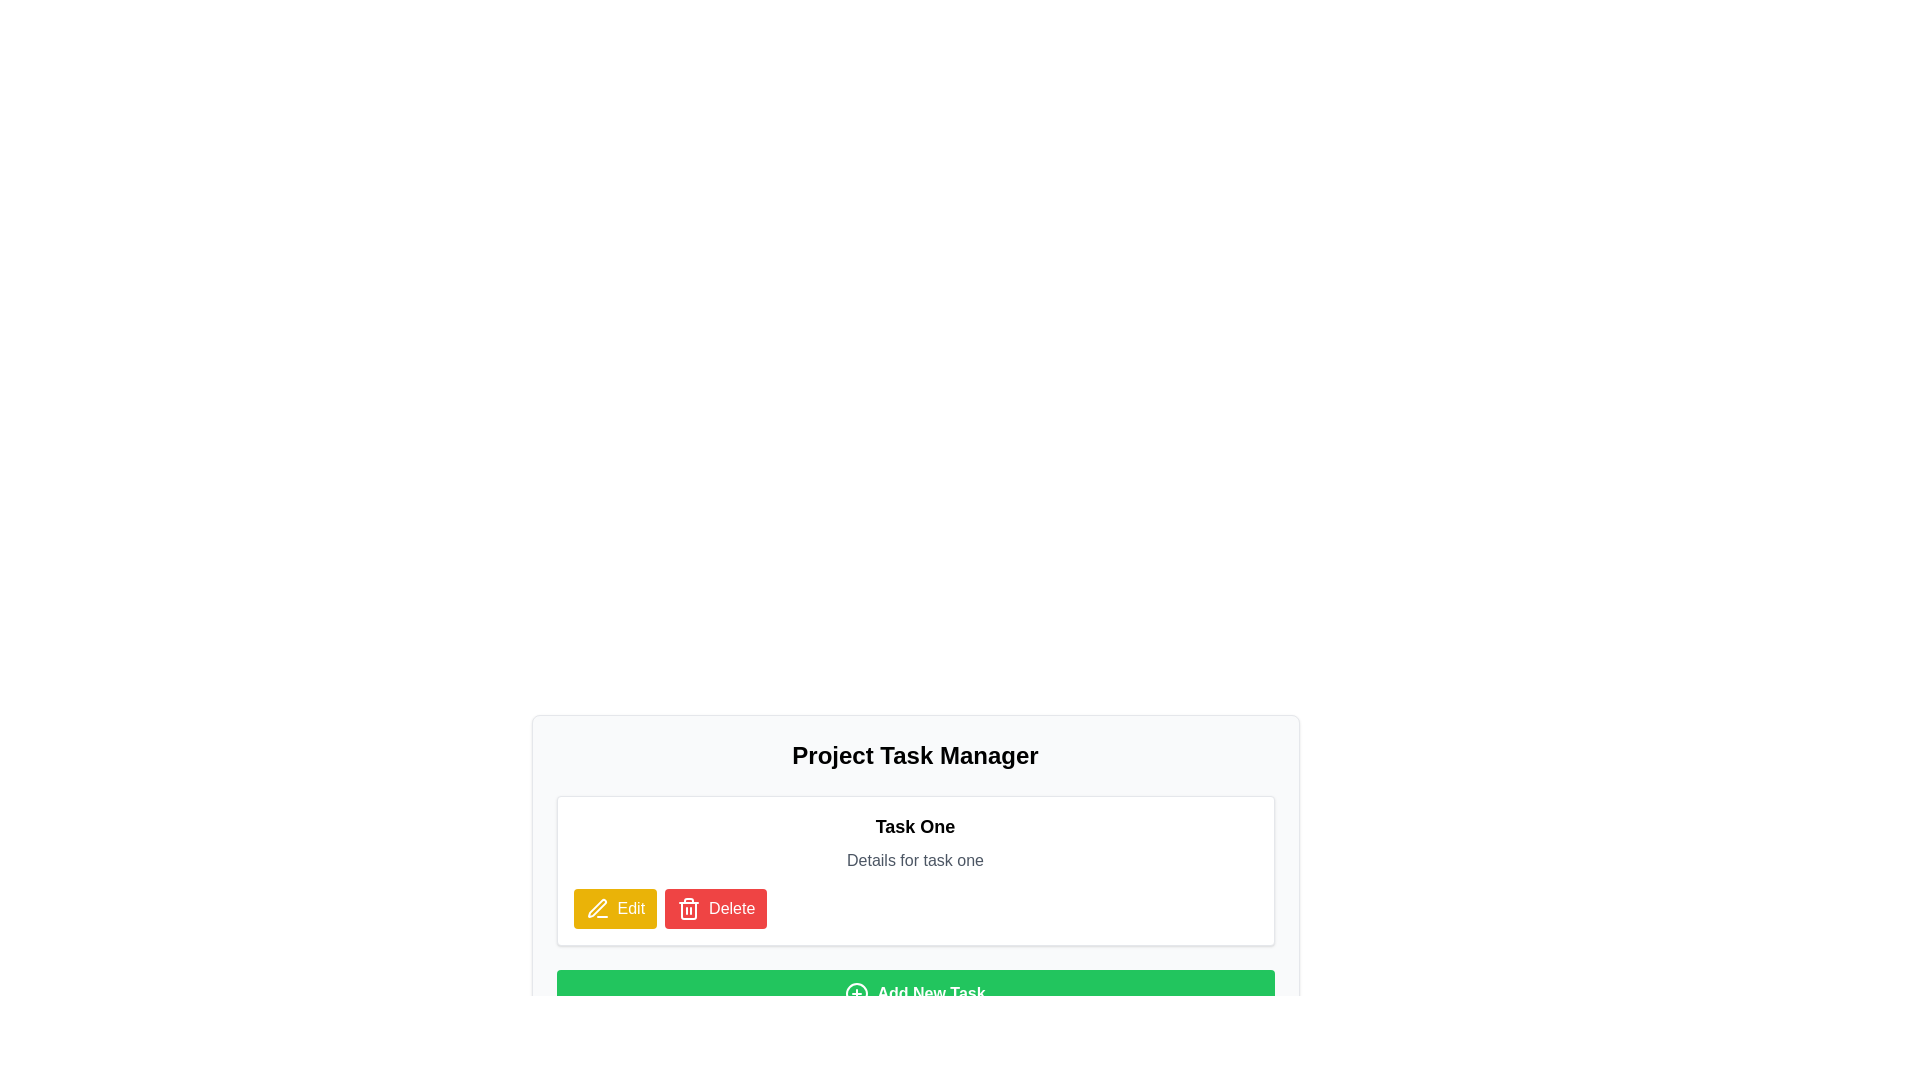 The height and width of the screenshot is (1080, 1920). Describe the element at coordinates (614, 909) in the screenshot. I see `the 'Edit' button with a yellow background and a pencil icon located in the bottom section of the 'Task One' card` at that location.